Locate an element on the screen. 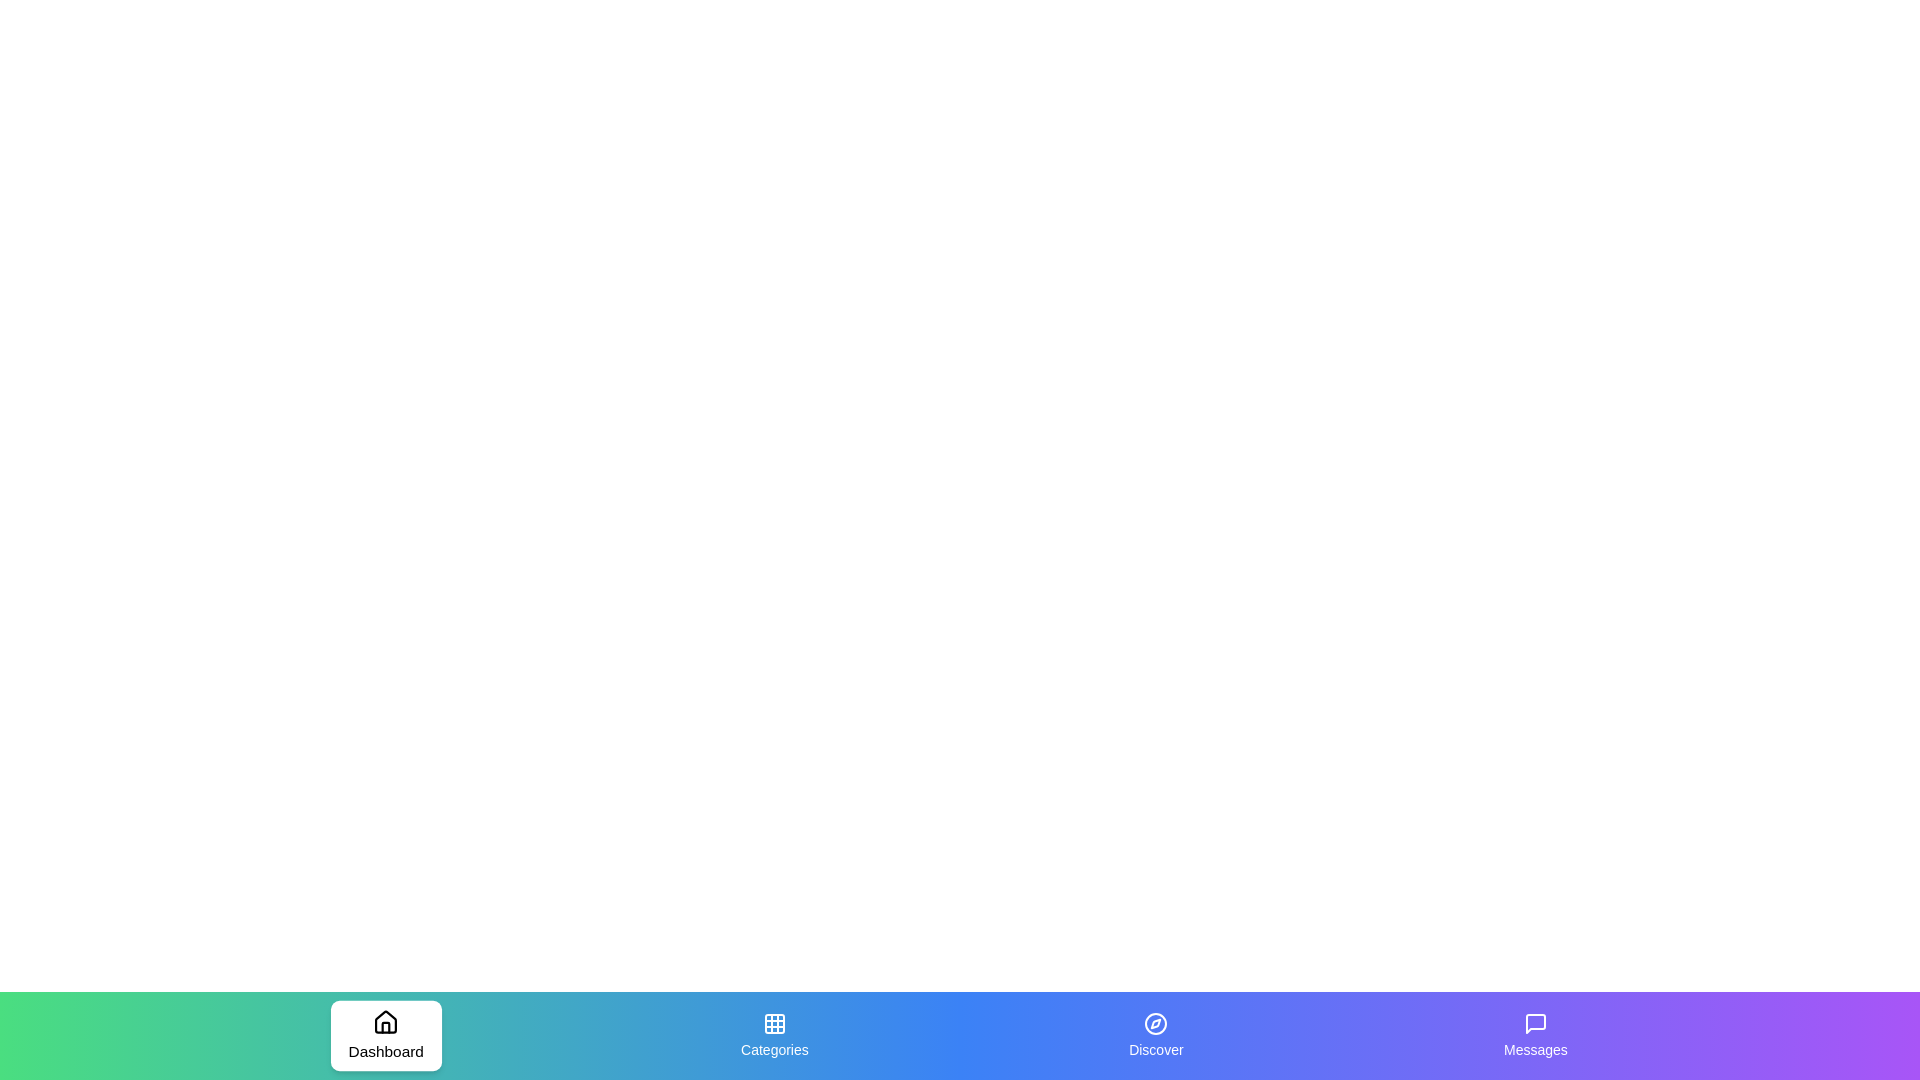 Image resolution: width=1920 pixels, height=1080 pixels. the Categories tab by clicking on its icon or label is located at coordinates (772, 1035).